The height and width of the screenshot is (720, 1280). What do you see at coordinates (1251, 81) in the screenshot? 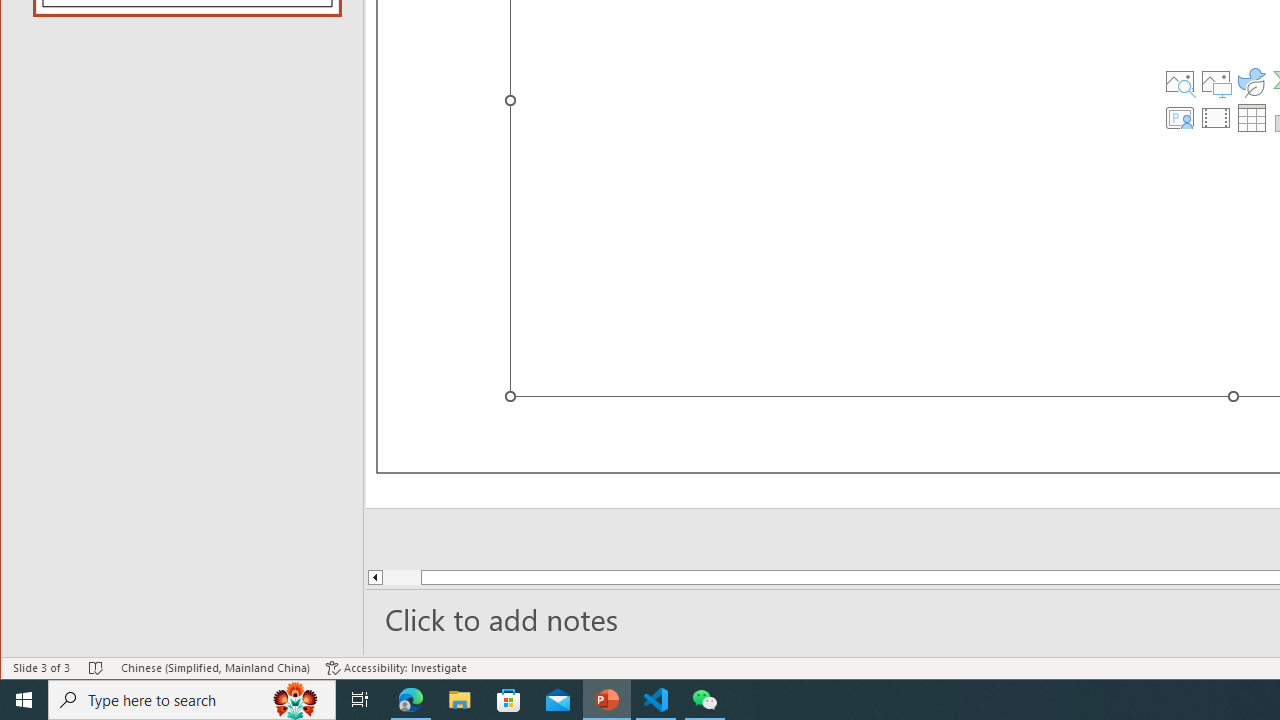
I see `'Insert an Icon'` at bounding box center [1251, 81].